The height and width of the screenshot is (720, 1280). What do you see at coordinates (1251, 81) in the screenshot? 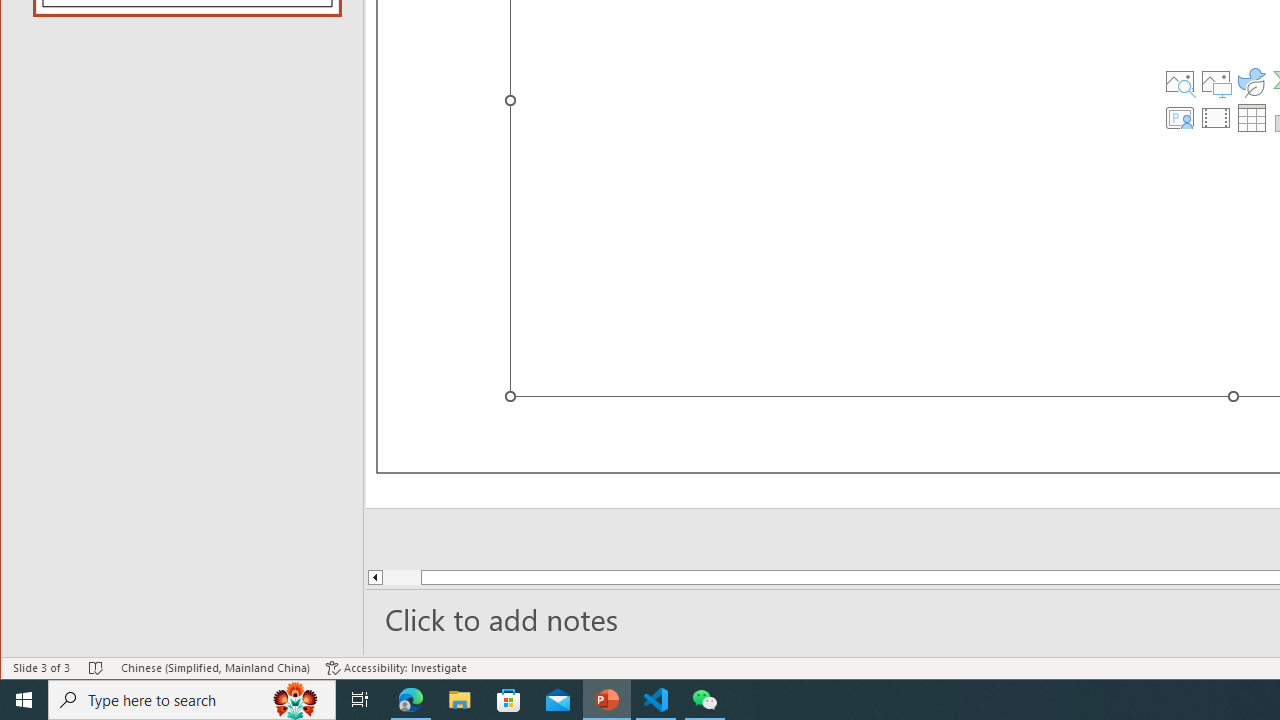
I see `'Insert an Icon'` at bounding box center [1251, 81].